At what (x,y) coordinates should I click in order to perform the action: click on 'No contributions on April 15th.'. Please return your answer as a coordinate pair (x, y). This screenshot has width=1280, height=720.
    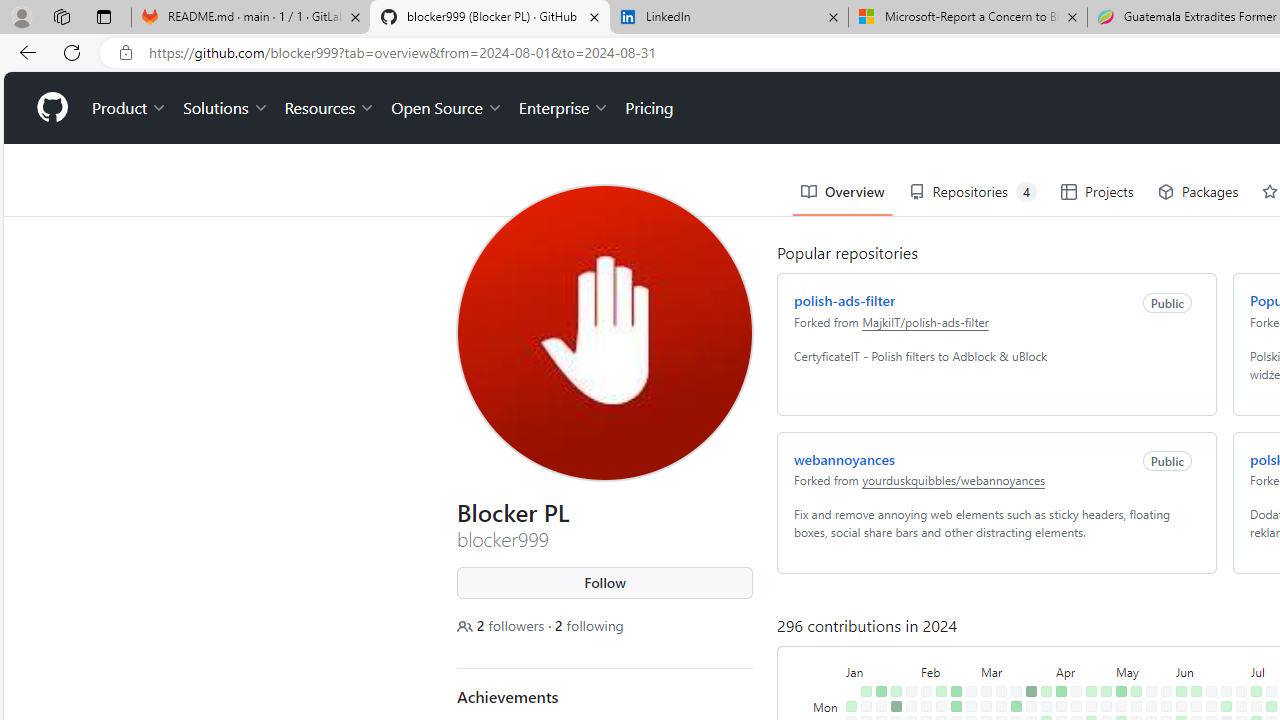
    Looking at the image, I should click on (1075, 705).